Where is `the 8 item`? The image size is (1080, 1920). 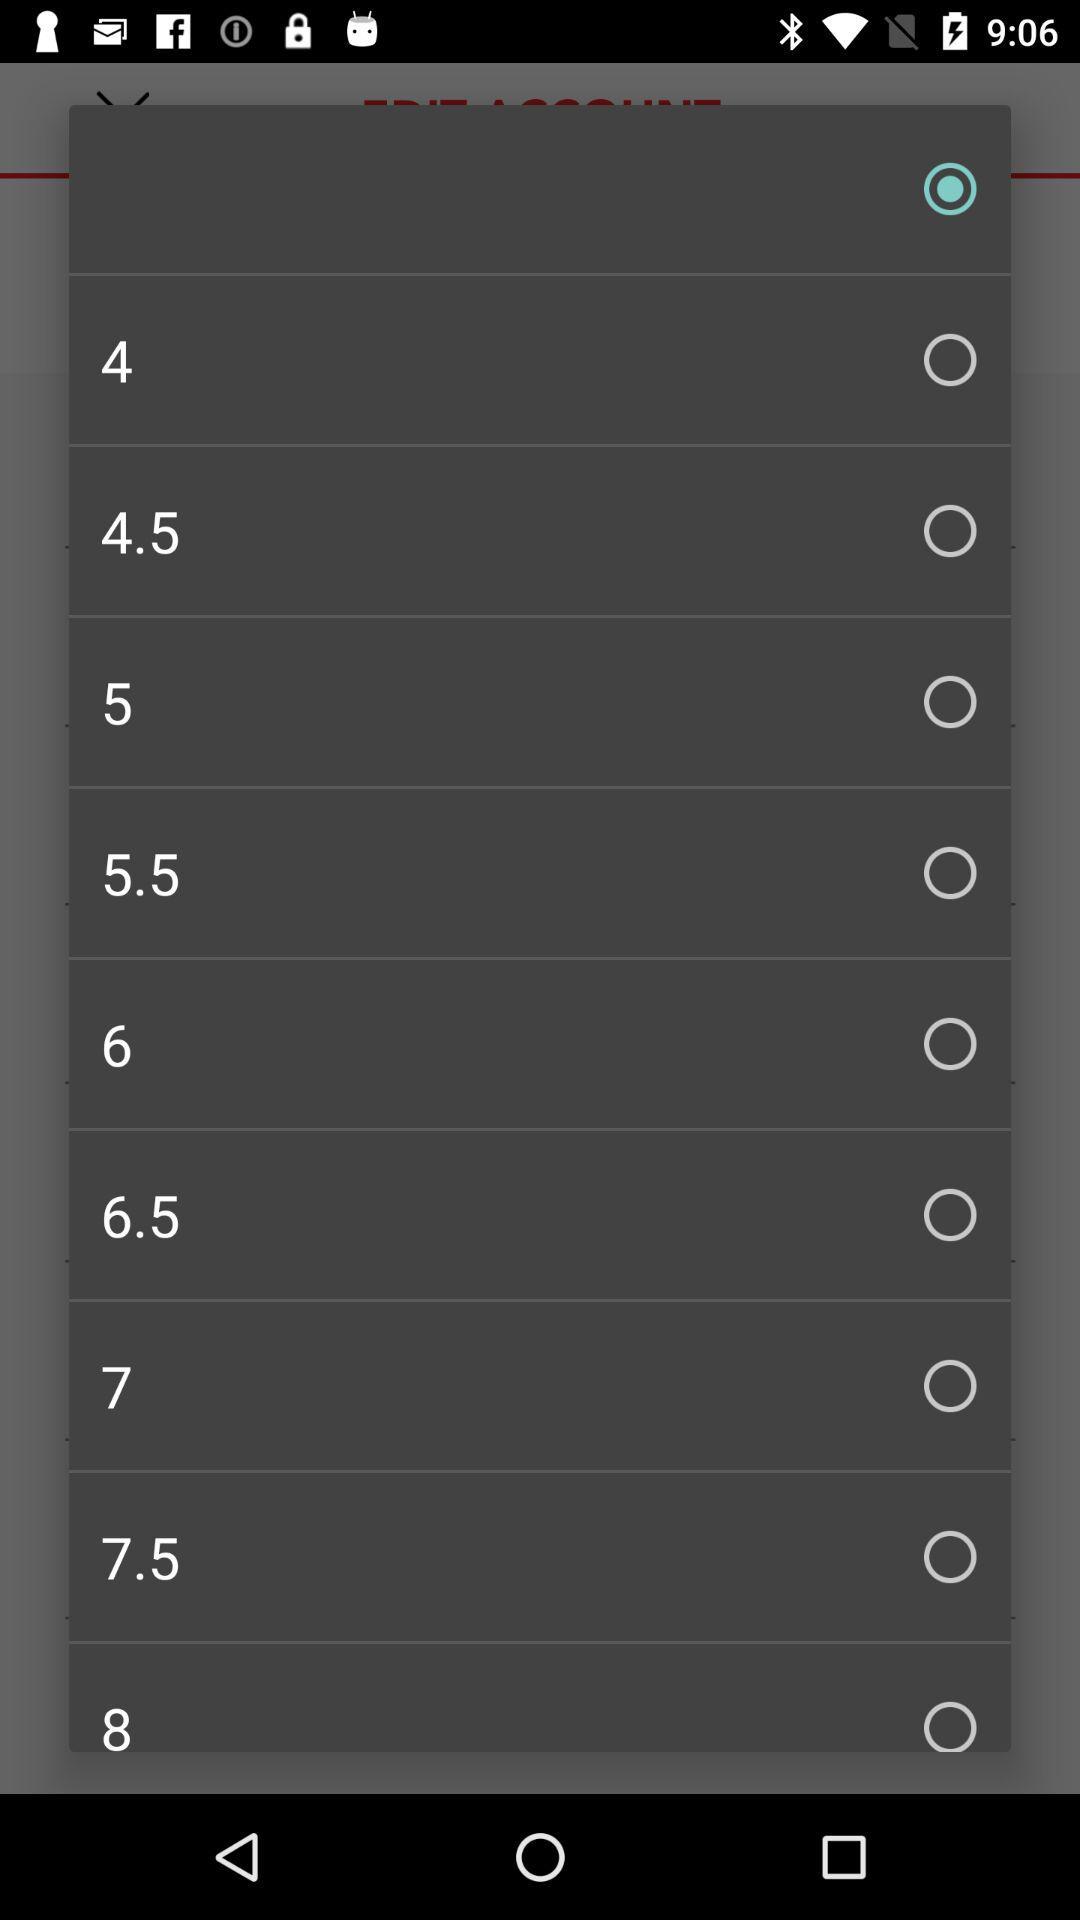 the 8 item is located at coordinates (540, 1697).